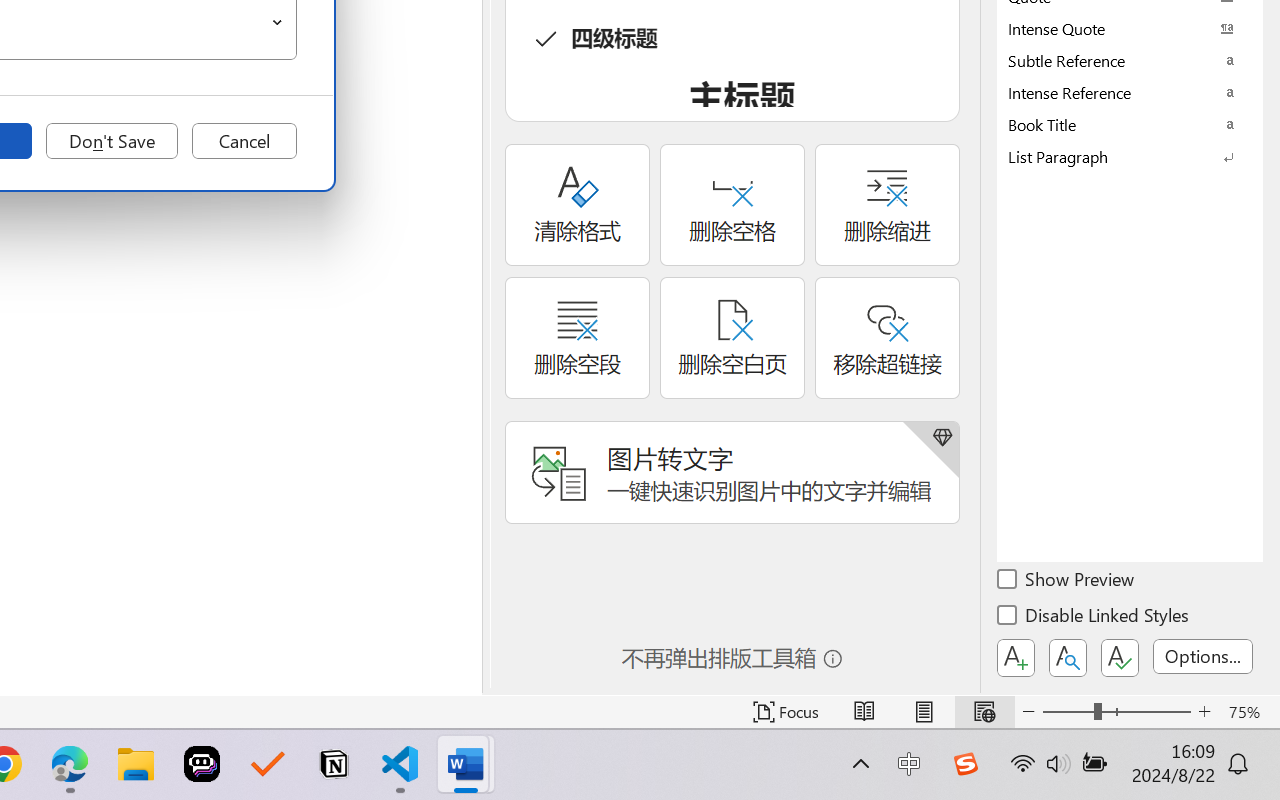  Describe the element at coordinates (1130, 123) in the screenshot. I see `'Book Title'` at that location.